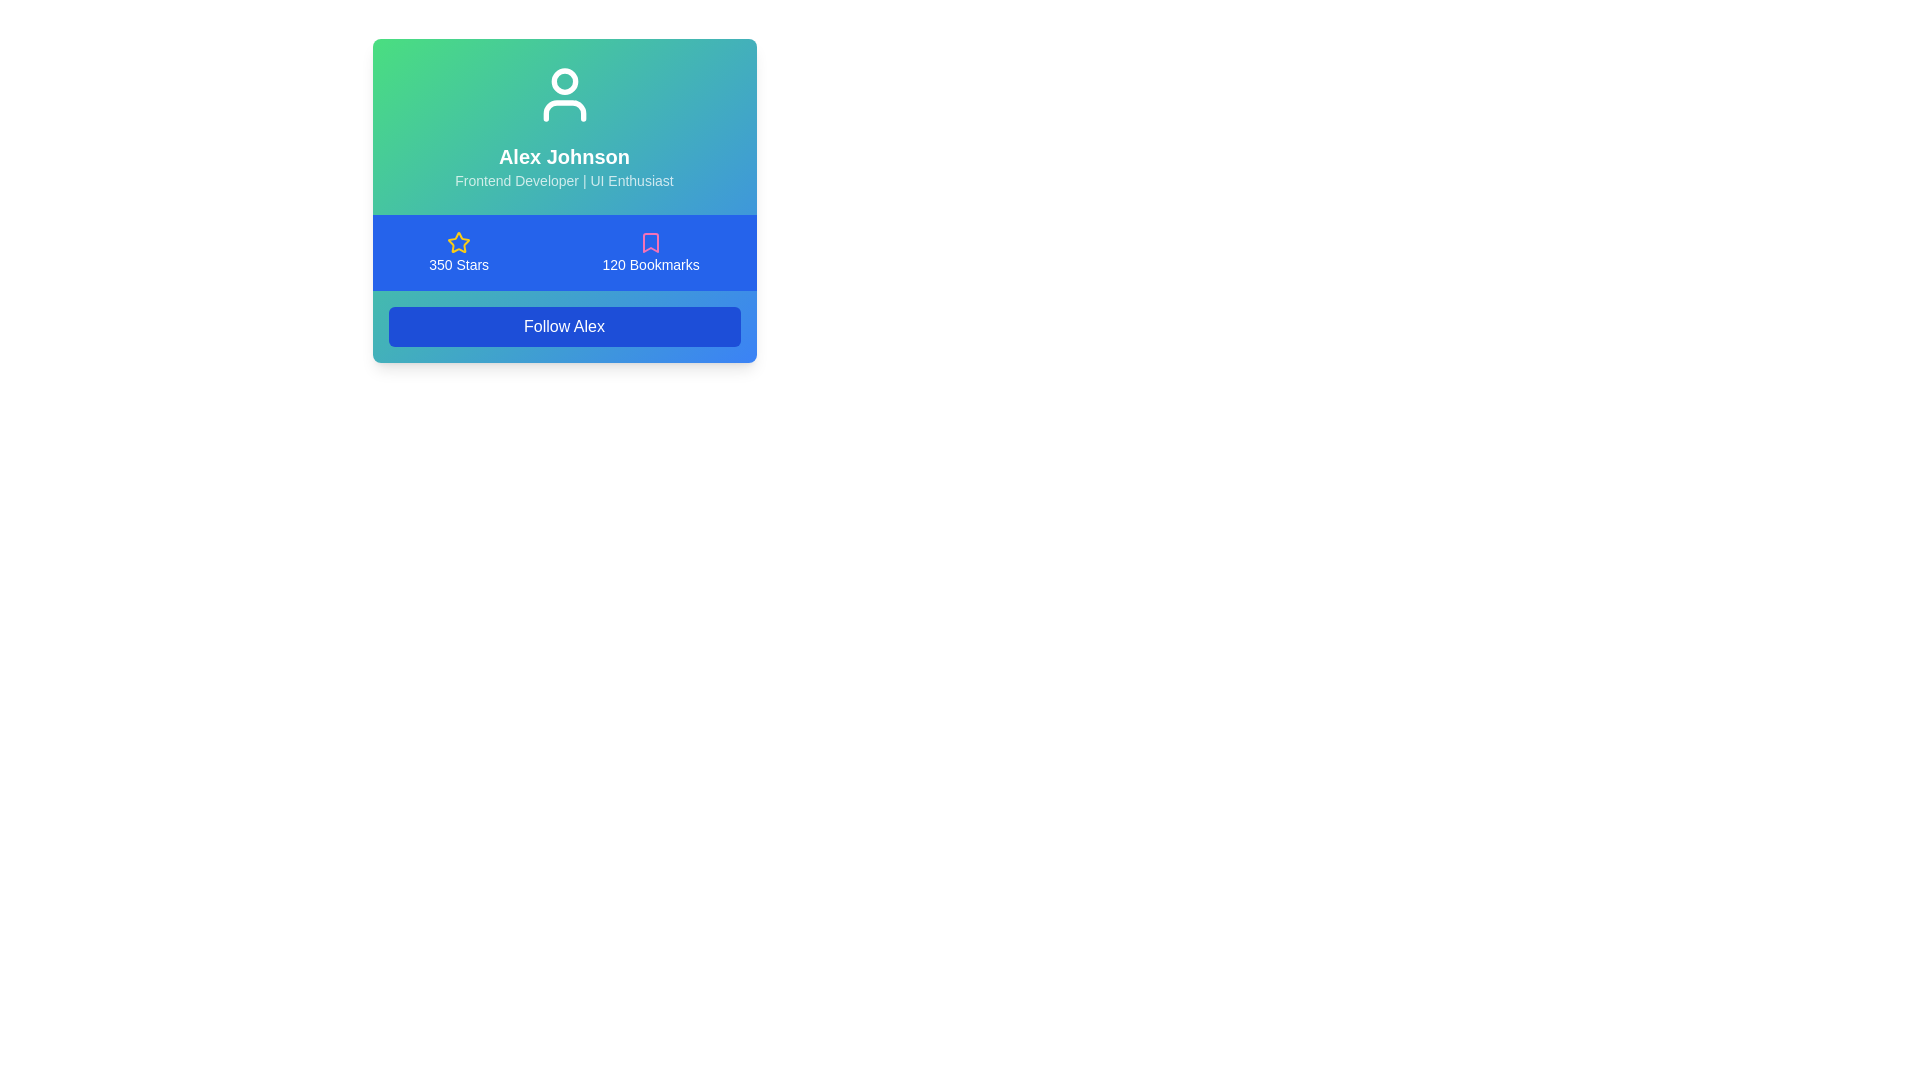 The image size is (1920, 1080). What do you see at coordinates (563, 80) in the screenshot?
I see `the small circular graphic (SVG Circle) located near the top center of the profile card, which is the second element within the 'lucide-user' SVG and positioned above the user's name and details section` at bounding box center [563, 80].